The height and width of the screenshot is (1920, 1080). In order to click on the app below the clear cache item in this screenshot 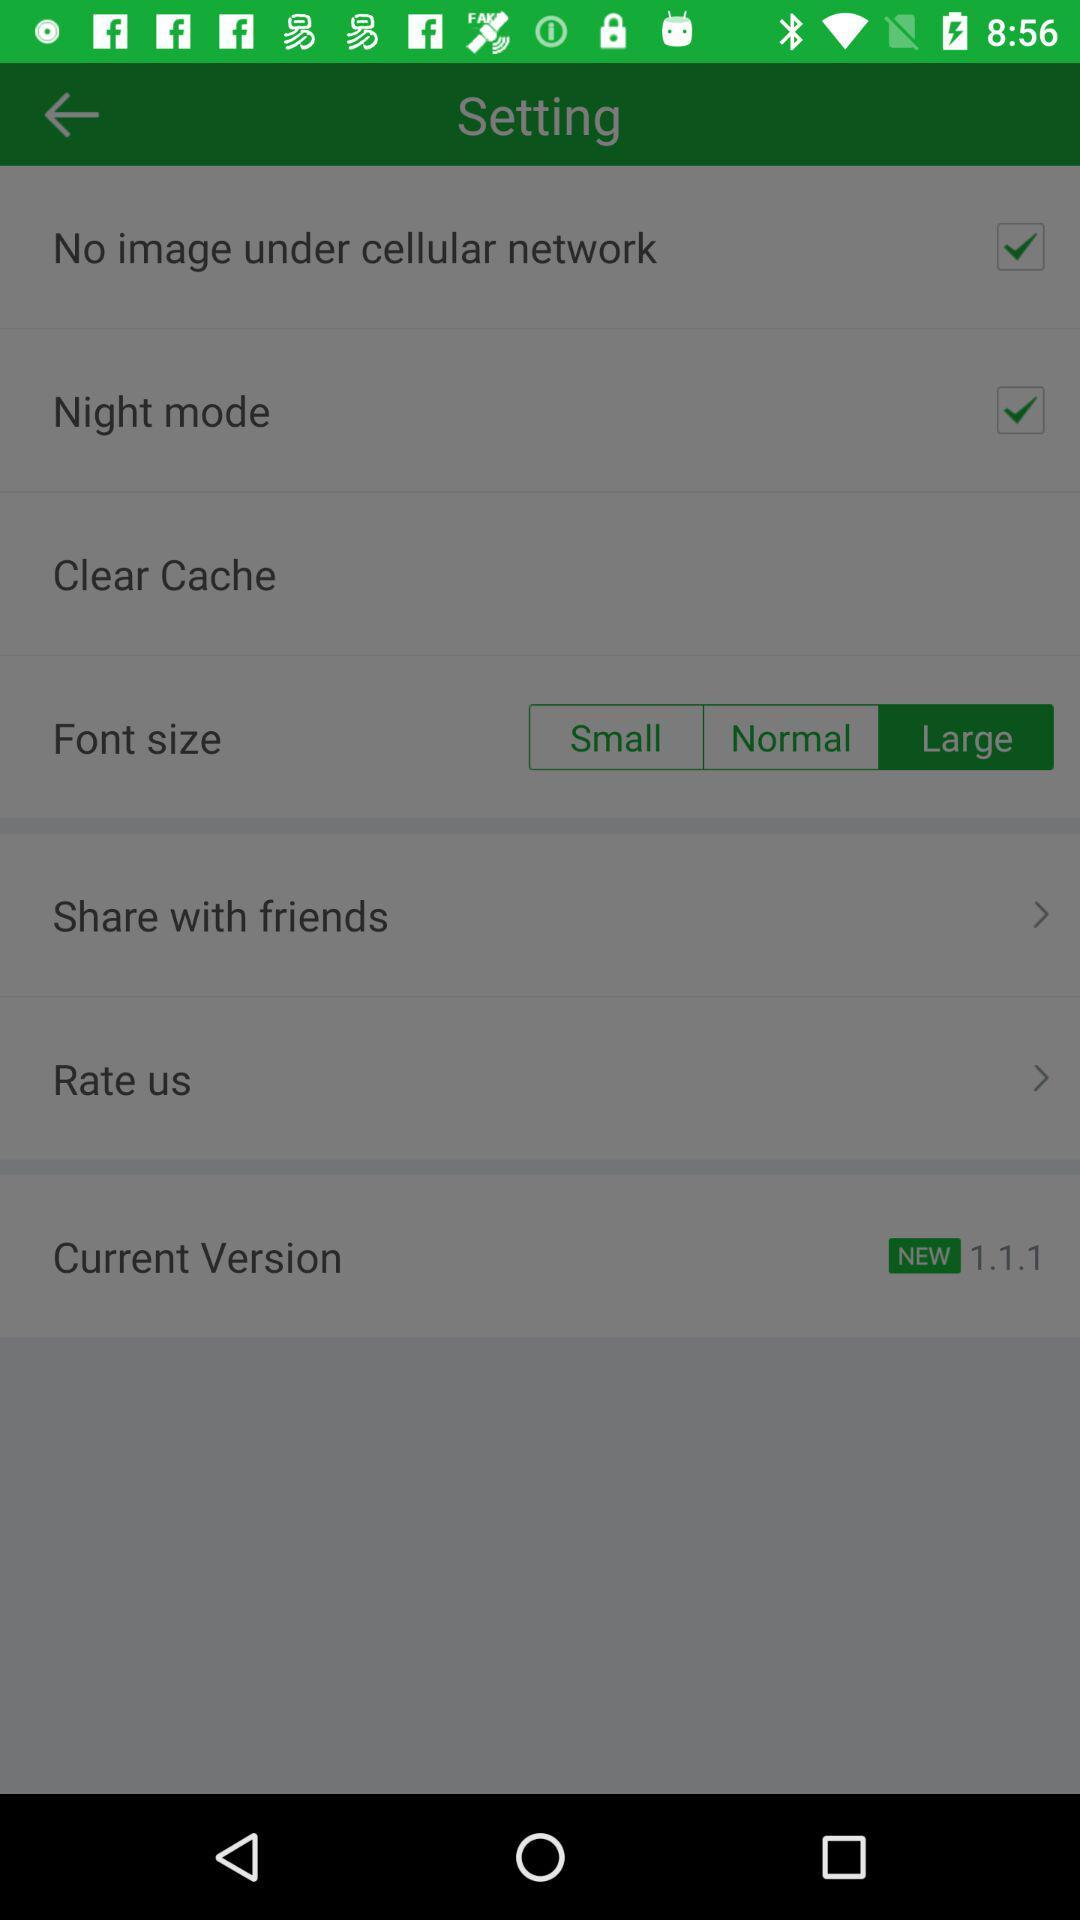, I will do `click(614, 736)`.